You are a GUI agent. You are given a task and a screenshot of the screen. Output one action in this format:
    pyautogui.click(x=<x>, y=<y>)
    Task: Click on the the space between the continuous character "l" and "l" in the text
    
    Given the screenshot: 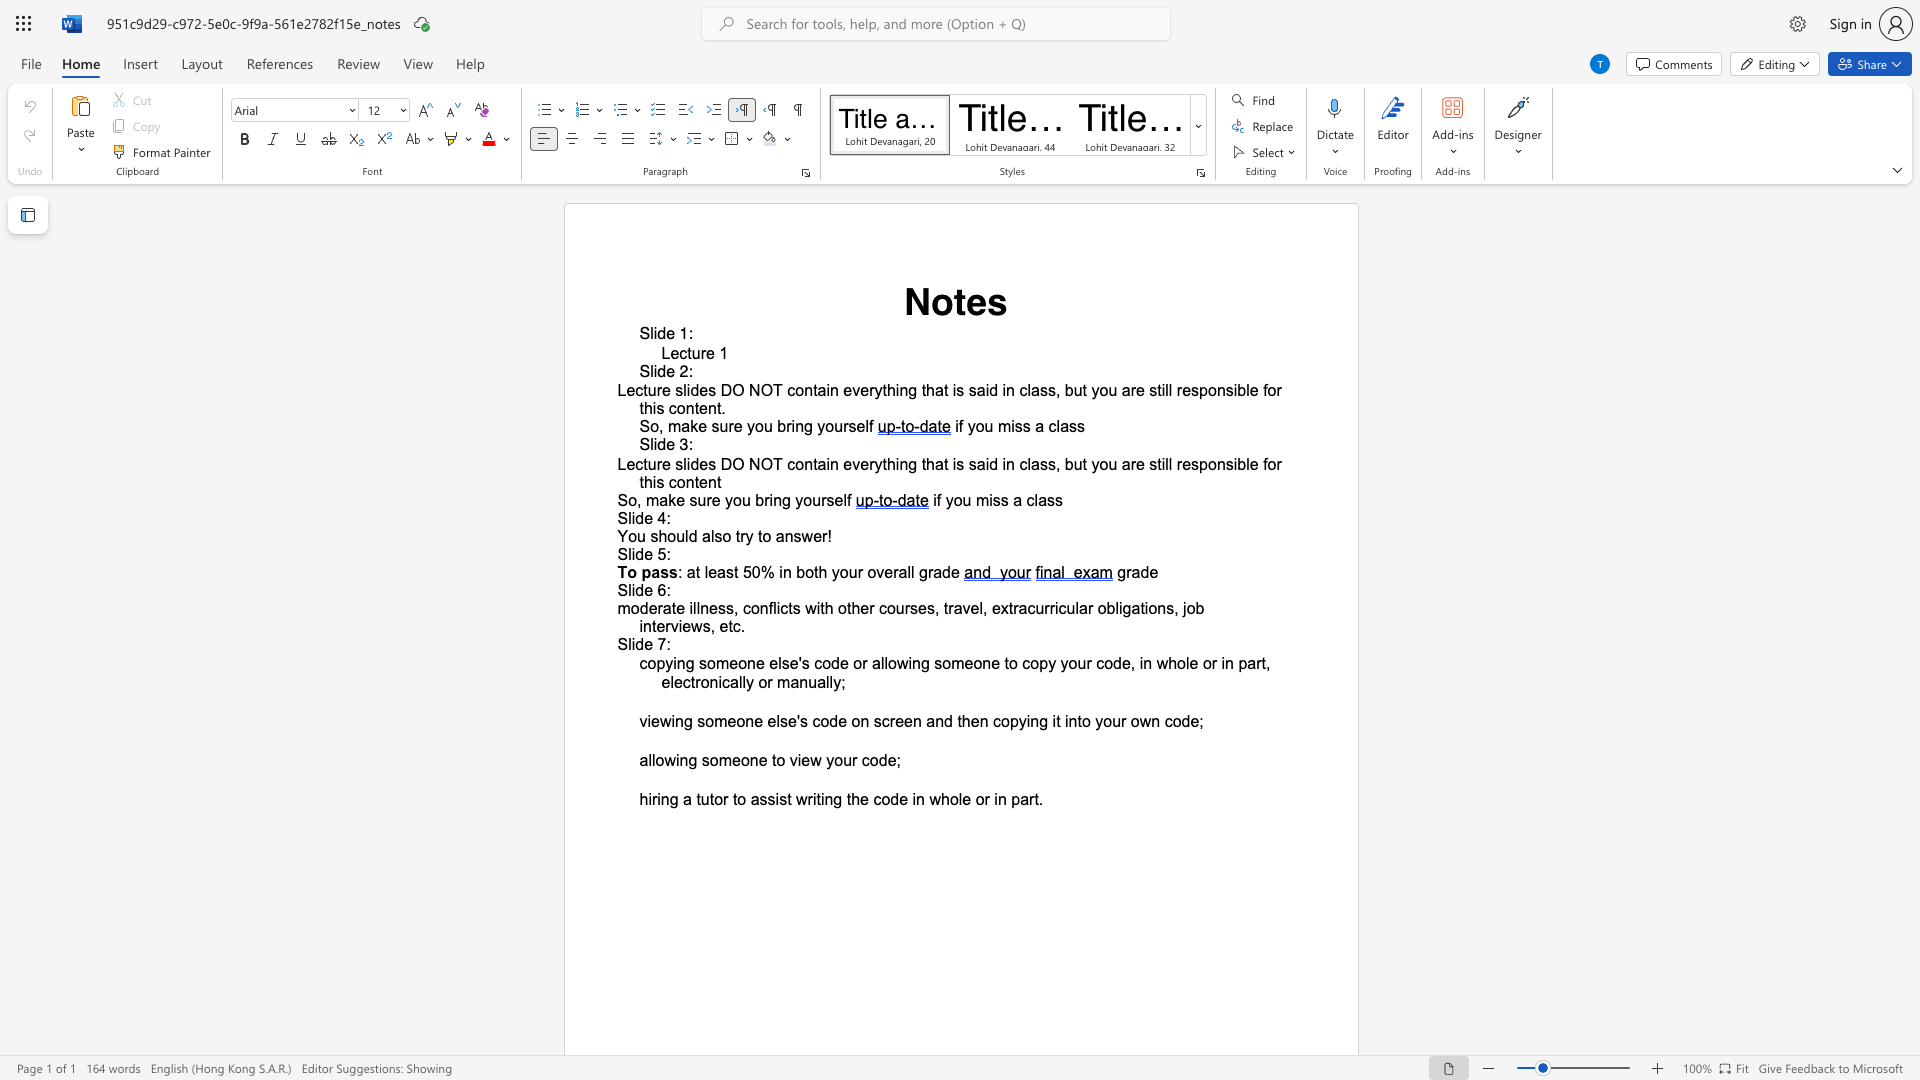 What is the action you would take?
    pyautogui.click(x=1168, y=464)
    